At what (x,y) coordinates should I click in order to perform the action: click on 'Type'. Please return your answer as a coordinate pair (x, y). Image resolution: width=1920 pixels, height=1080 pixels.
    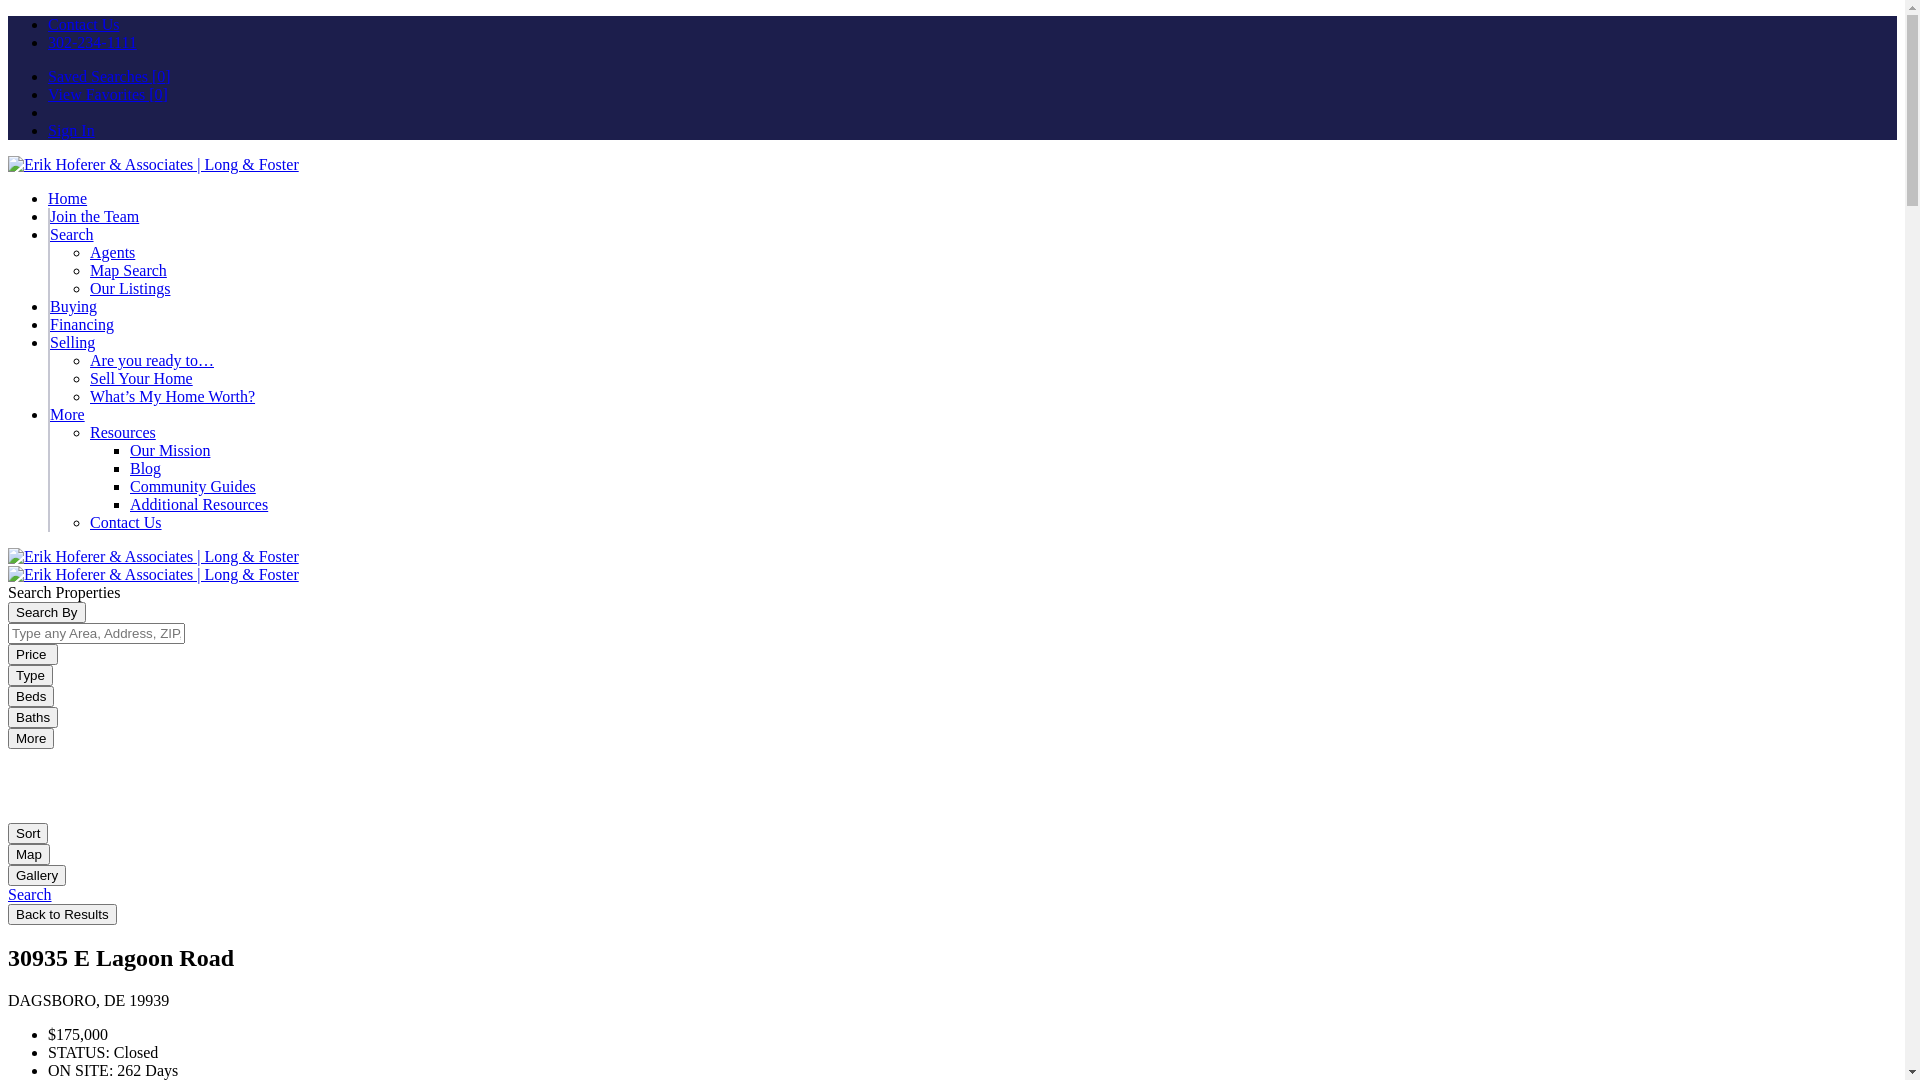
    Looking at the image, I should click on (30, 675).